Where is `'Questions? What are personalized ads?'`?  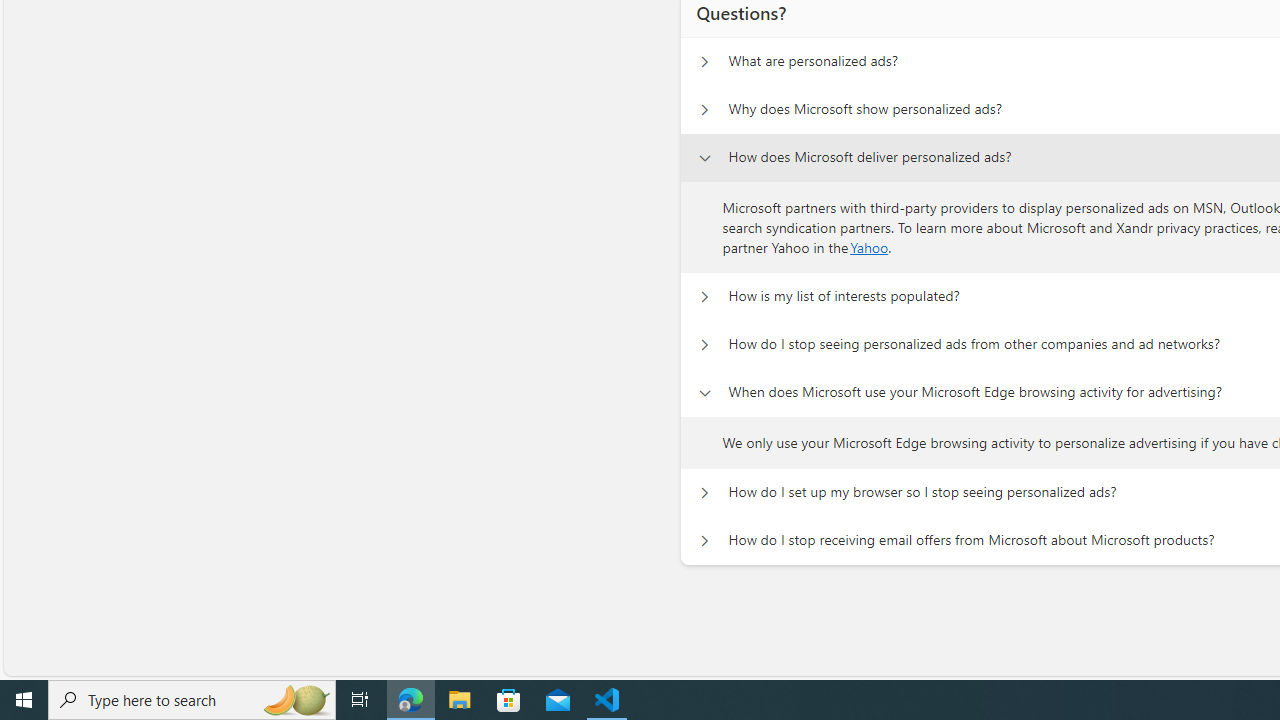
'Questions? What are personalized ads?' is located at coordinates (704, 61).